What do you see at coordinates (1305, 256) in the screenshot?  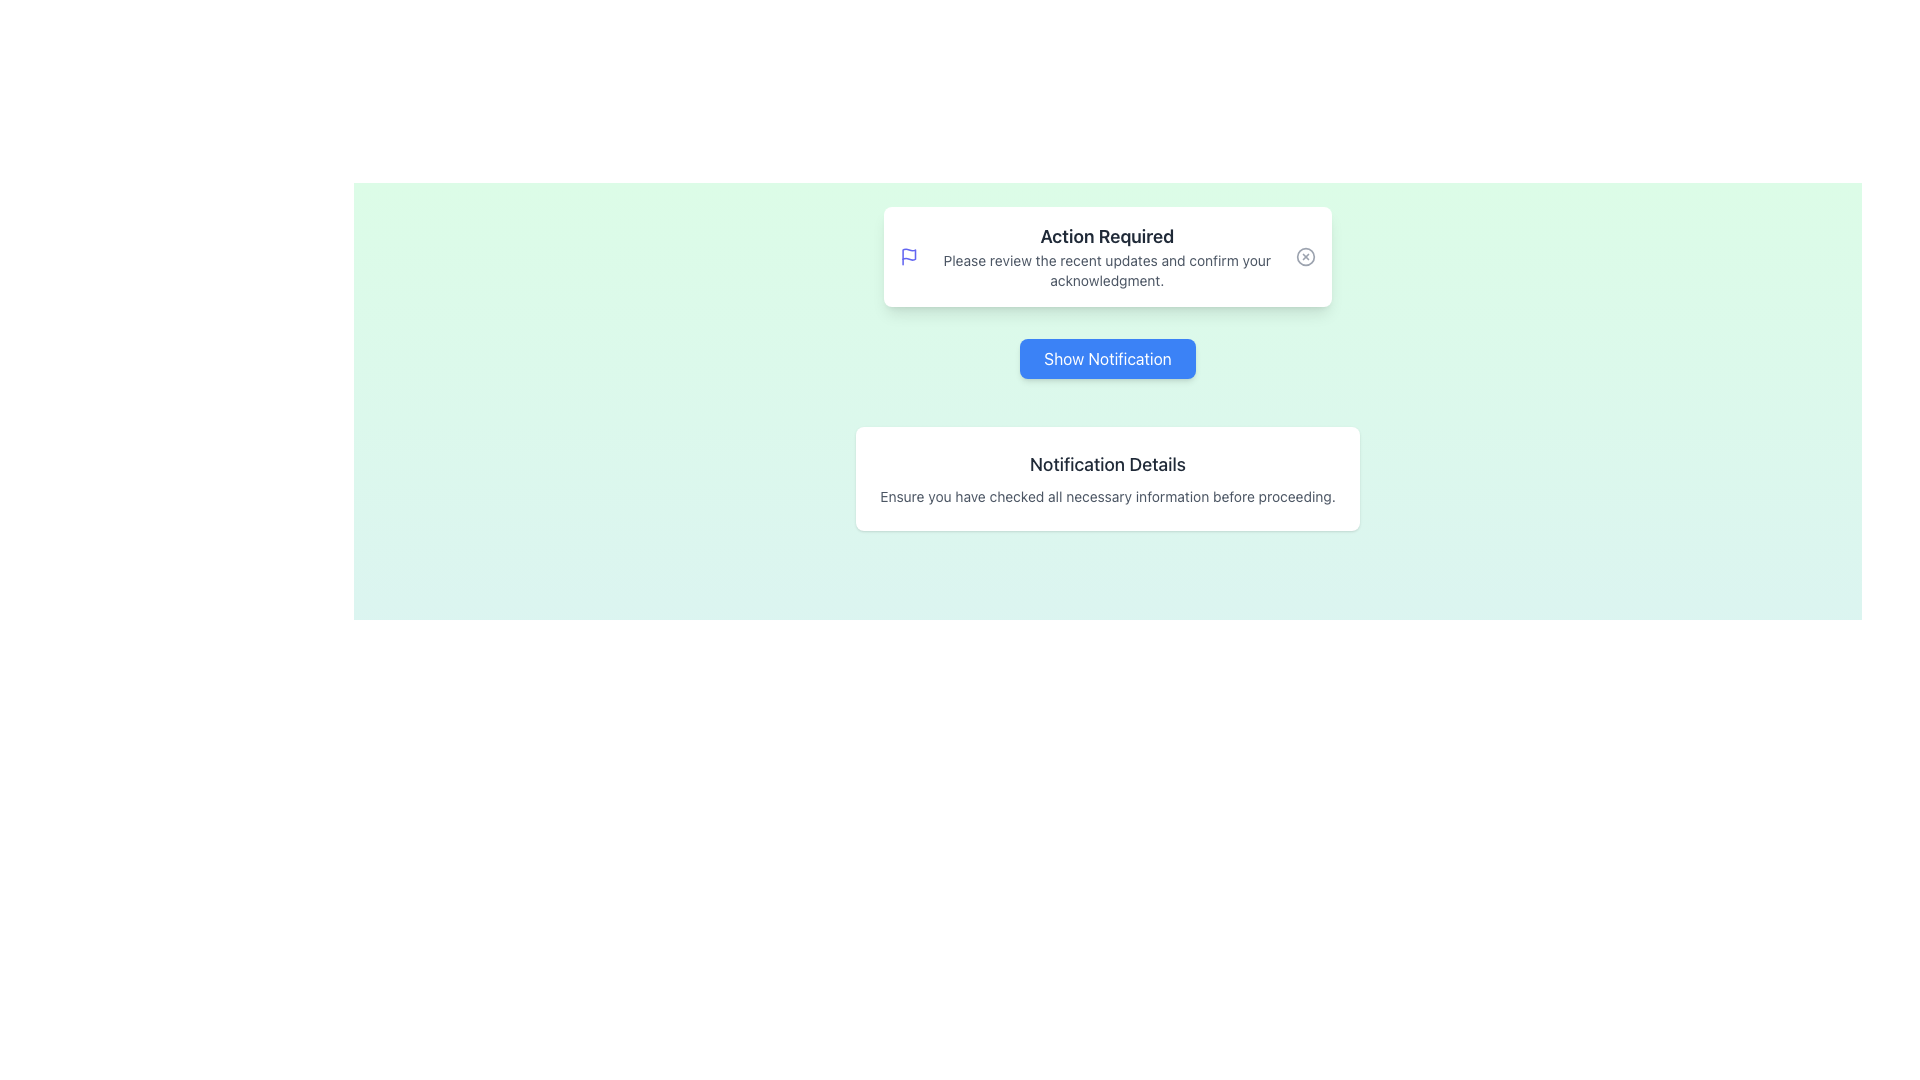 I see `the circular button with a cross inside, located at the top right corner of the 'Action Required' card` at bounding box center [1305, 256].